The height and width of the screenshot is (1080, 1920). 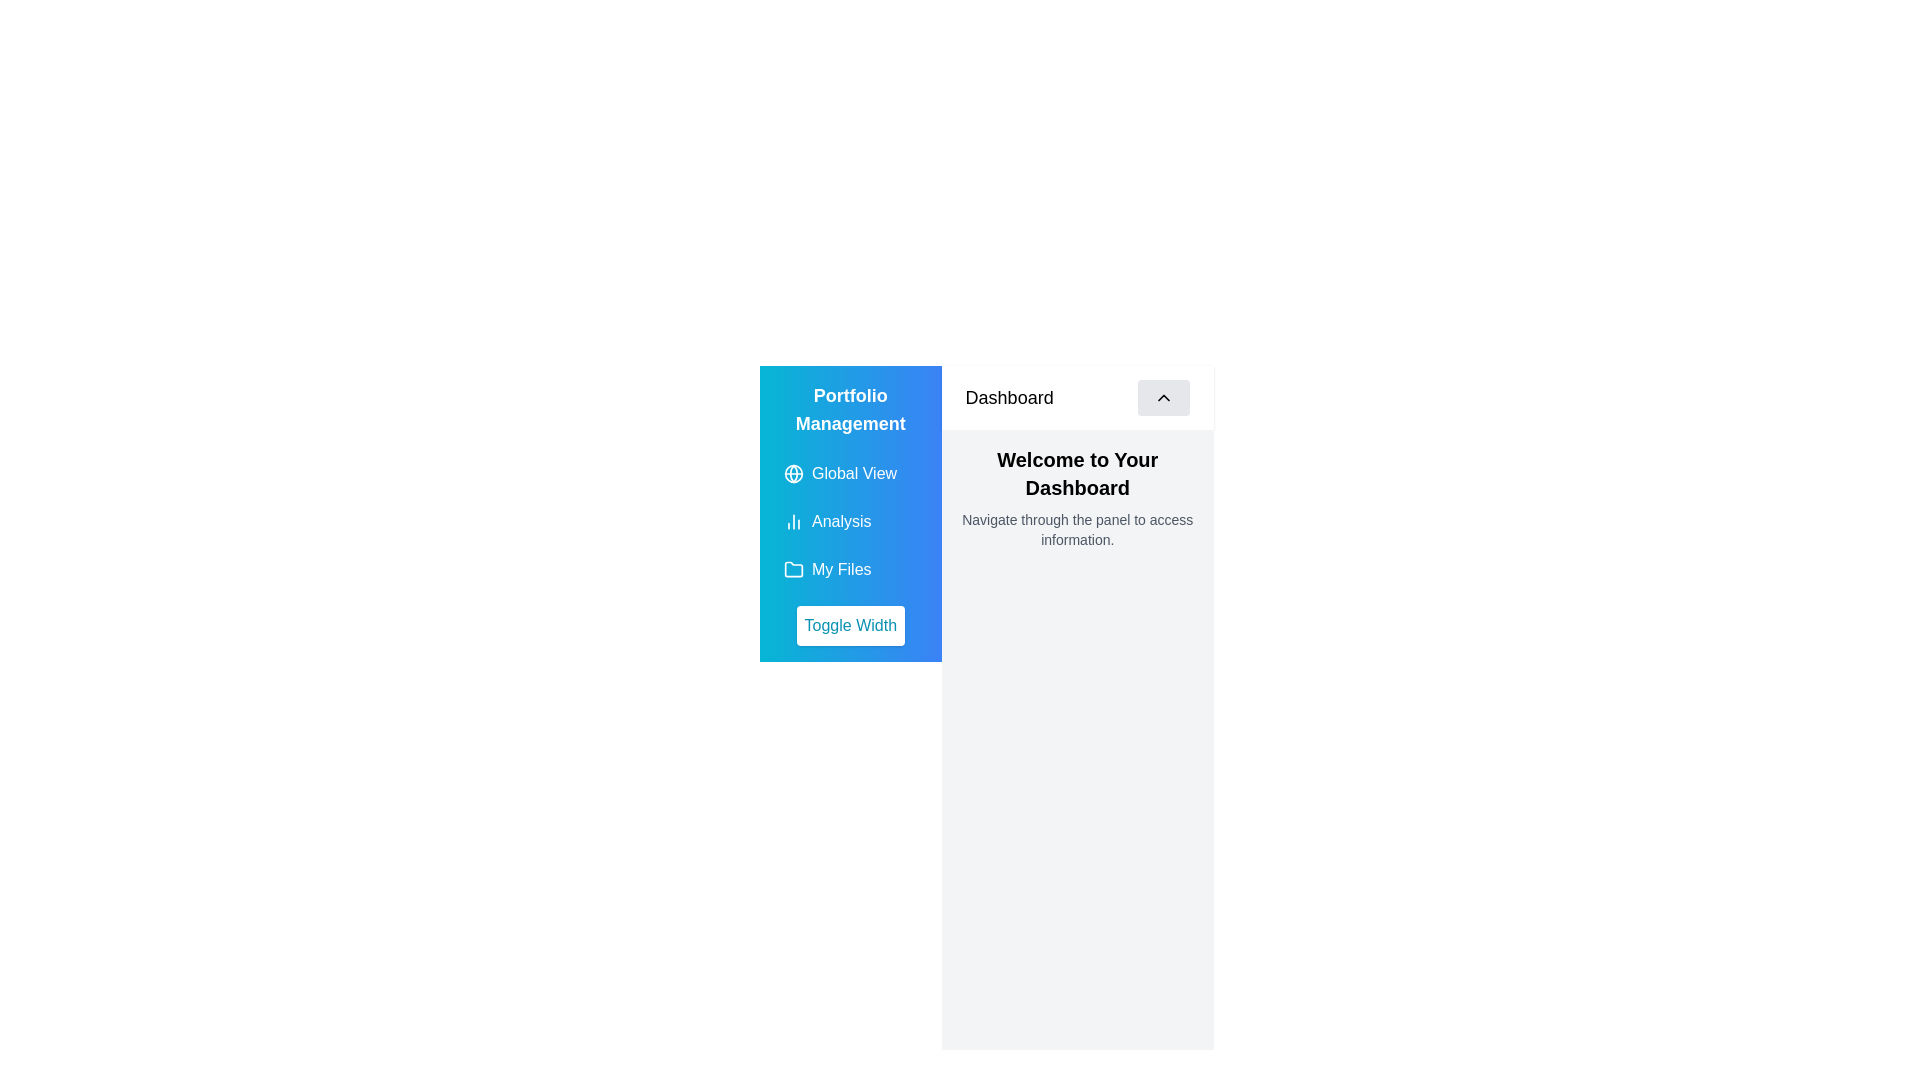 I want to click on the 'My Files' button, which is the third item in the sidebar menu containing a folder icon and styled text, so click(x=850, y=570).